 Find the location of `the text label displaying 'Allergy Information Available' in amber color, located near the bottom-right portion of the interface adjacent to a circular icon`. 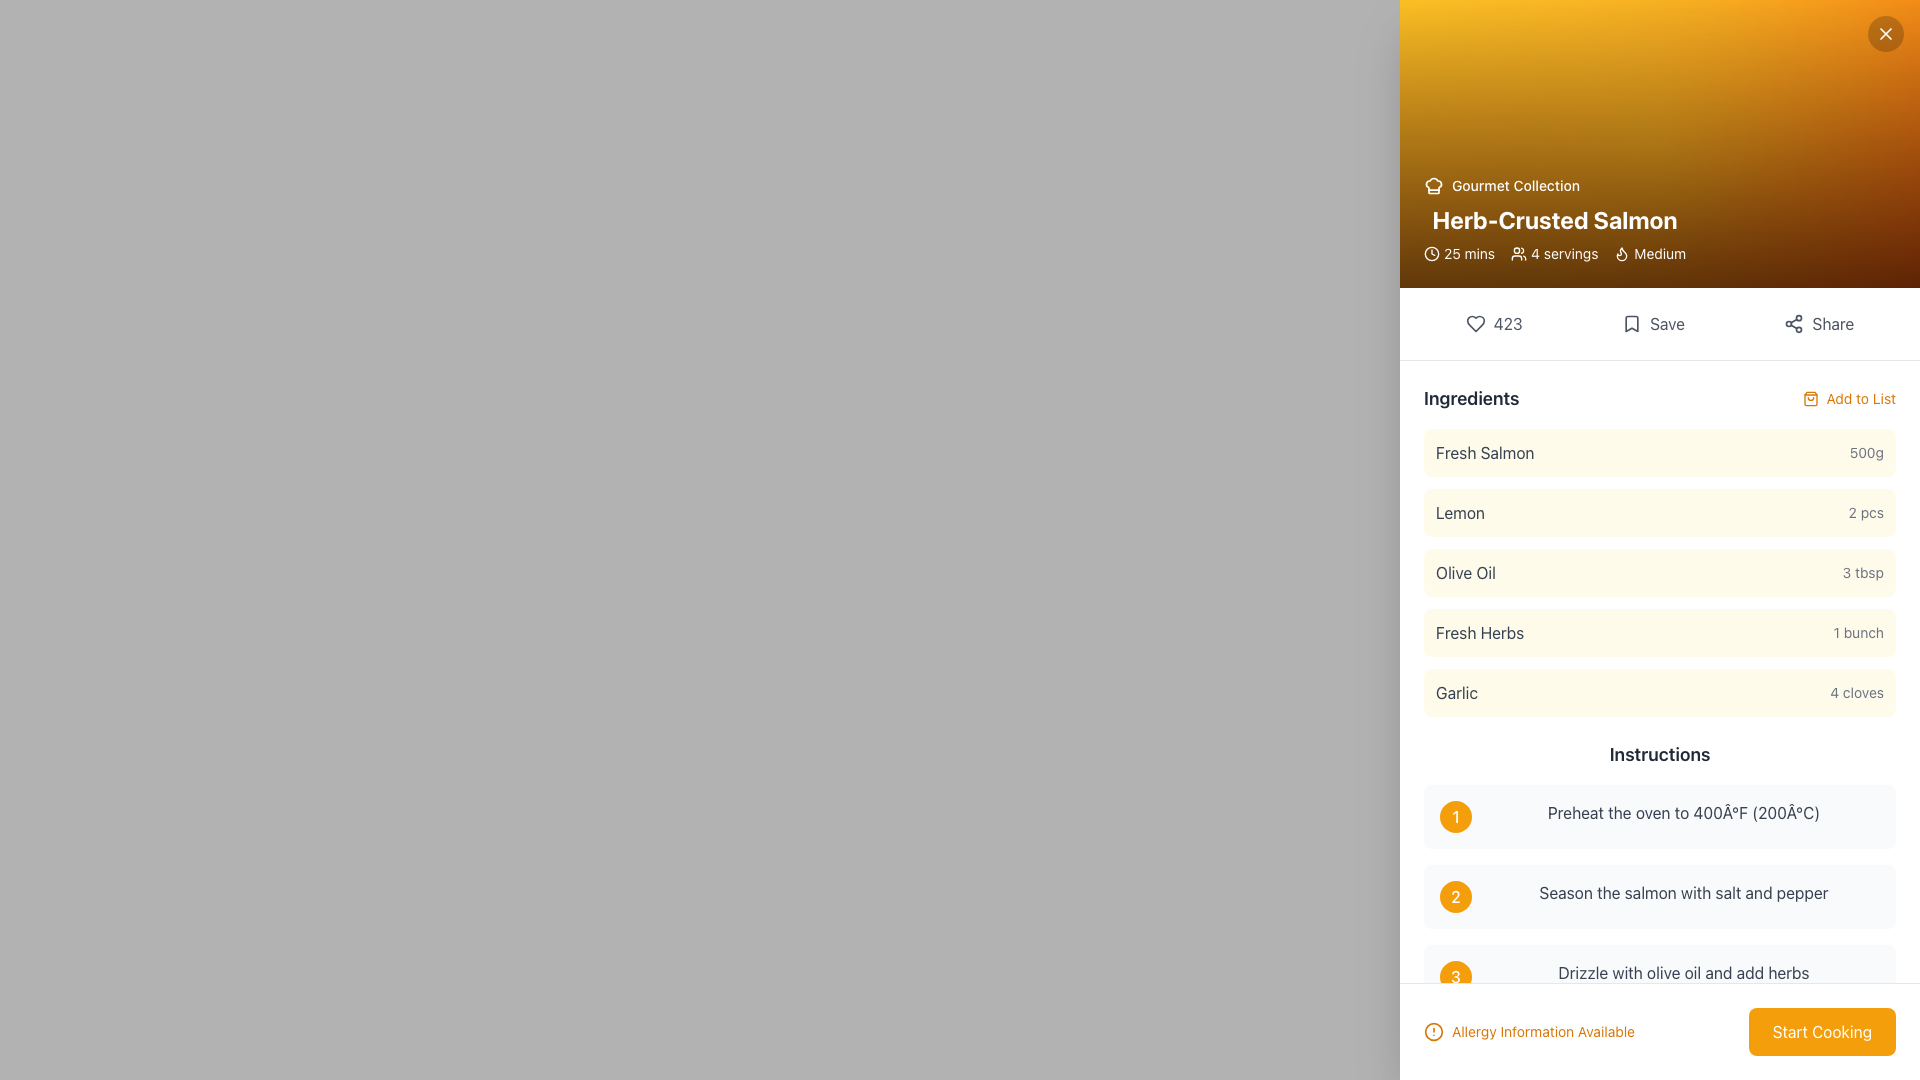

the text label displaying 'Allergy Information Available' in amber color, located near the bottom-right portion of the interface adjacent to a circular icon is located at coordinates (1542, 1032).